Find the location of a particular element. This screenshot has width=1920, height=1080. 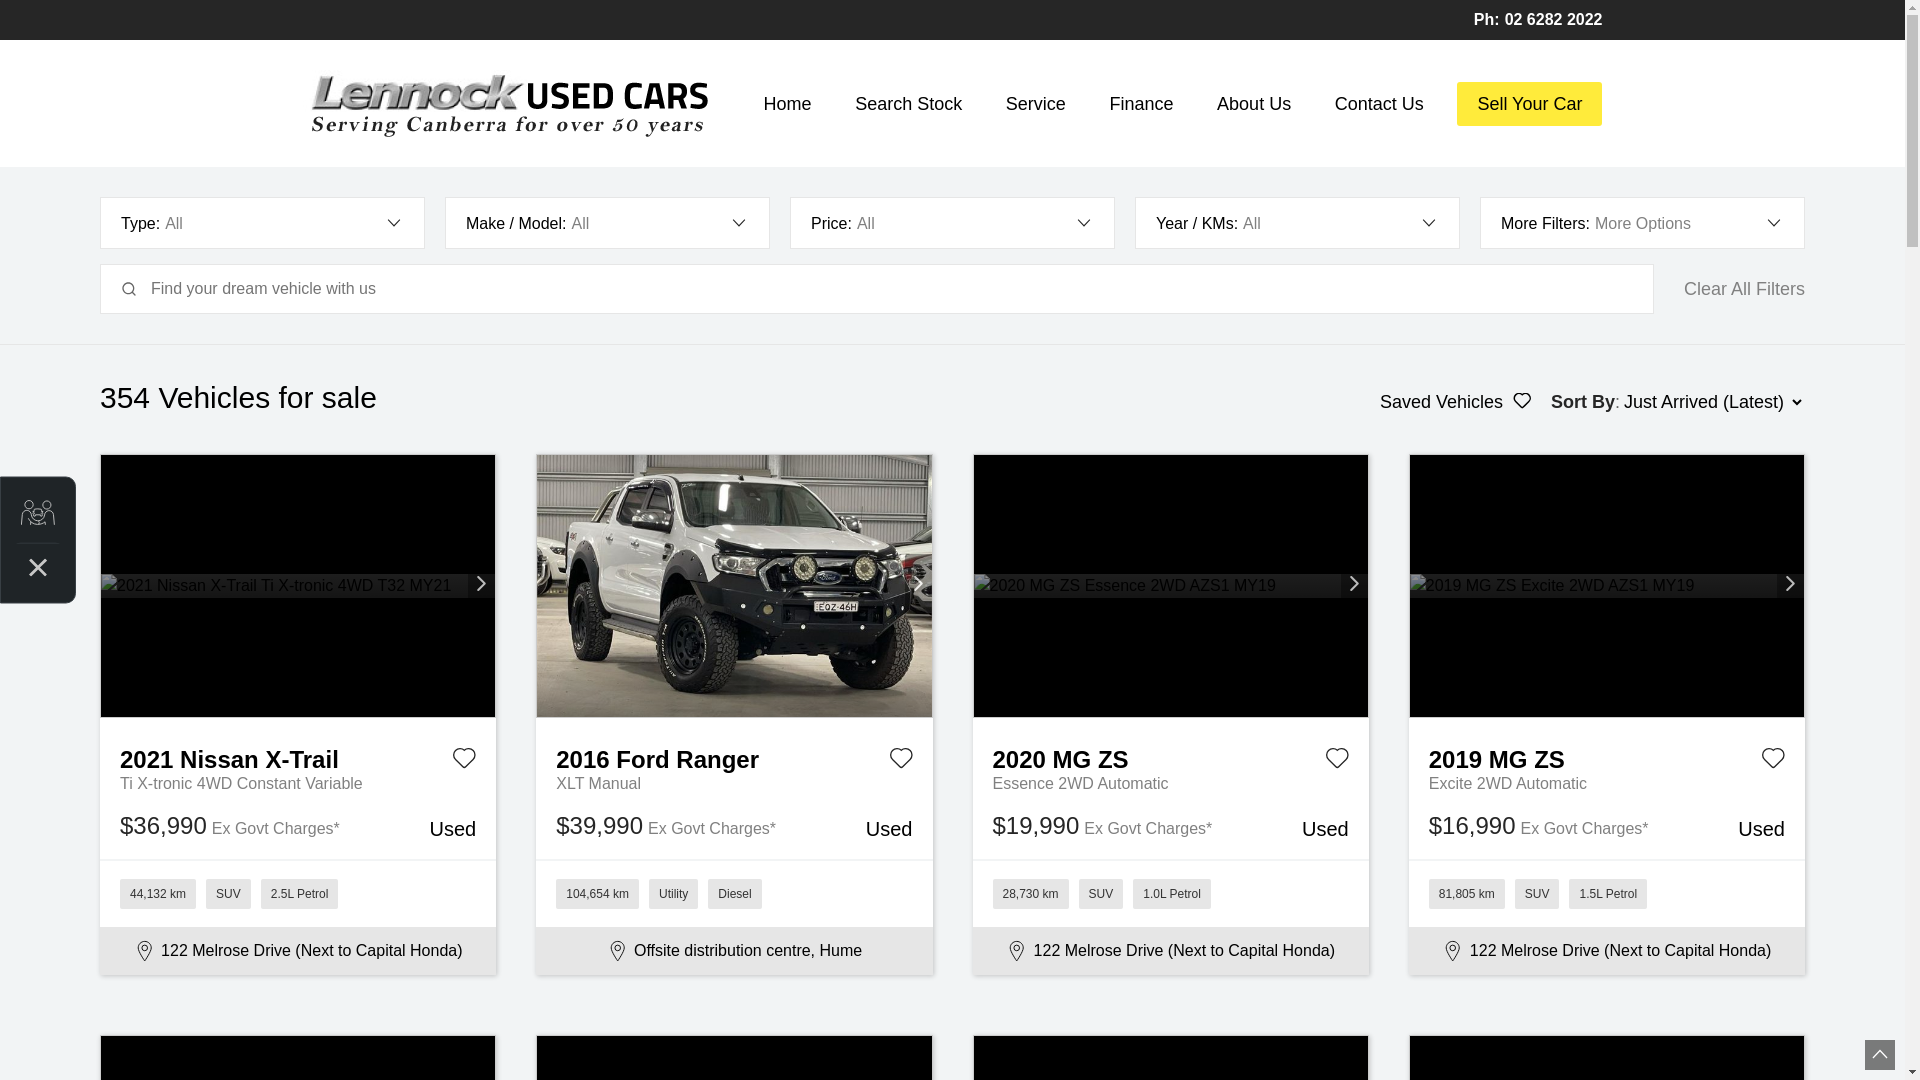

'Clear All Filters' is located at coordinates (1743, 289).